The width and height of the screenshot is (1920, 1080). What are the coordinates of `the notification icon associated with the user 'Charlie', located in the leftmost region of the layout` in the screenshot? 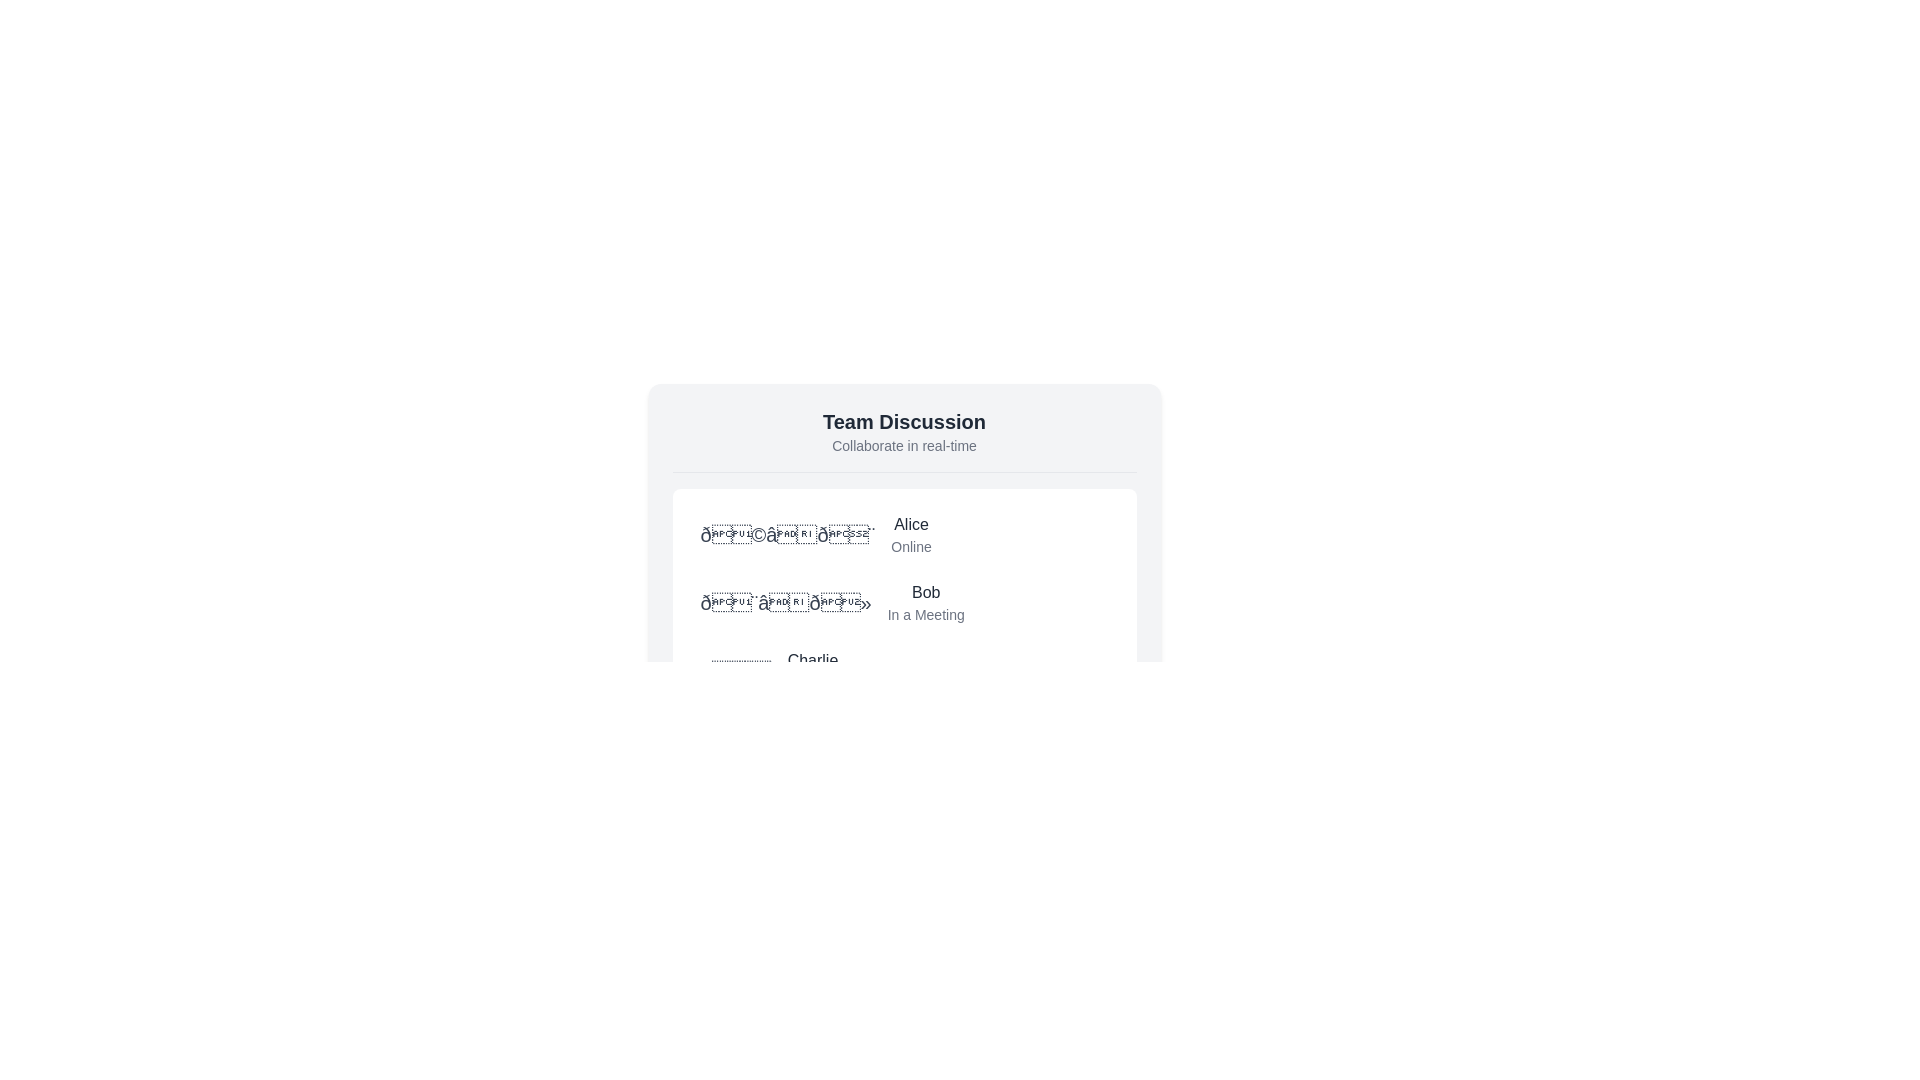 It's located at (735, 671).